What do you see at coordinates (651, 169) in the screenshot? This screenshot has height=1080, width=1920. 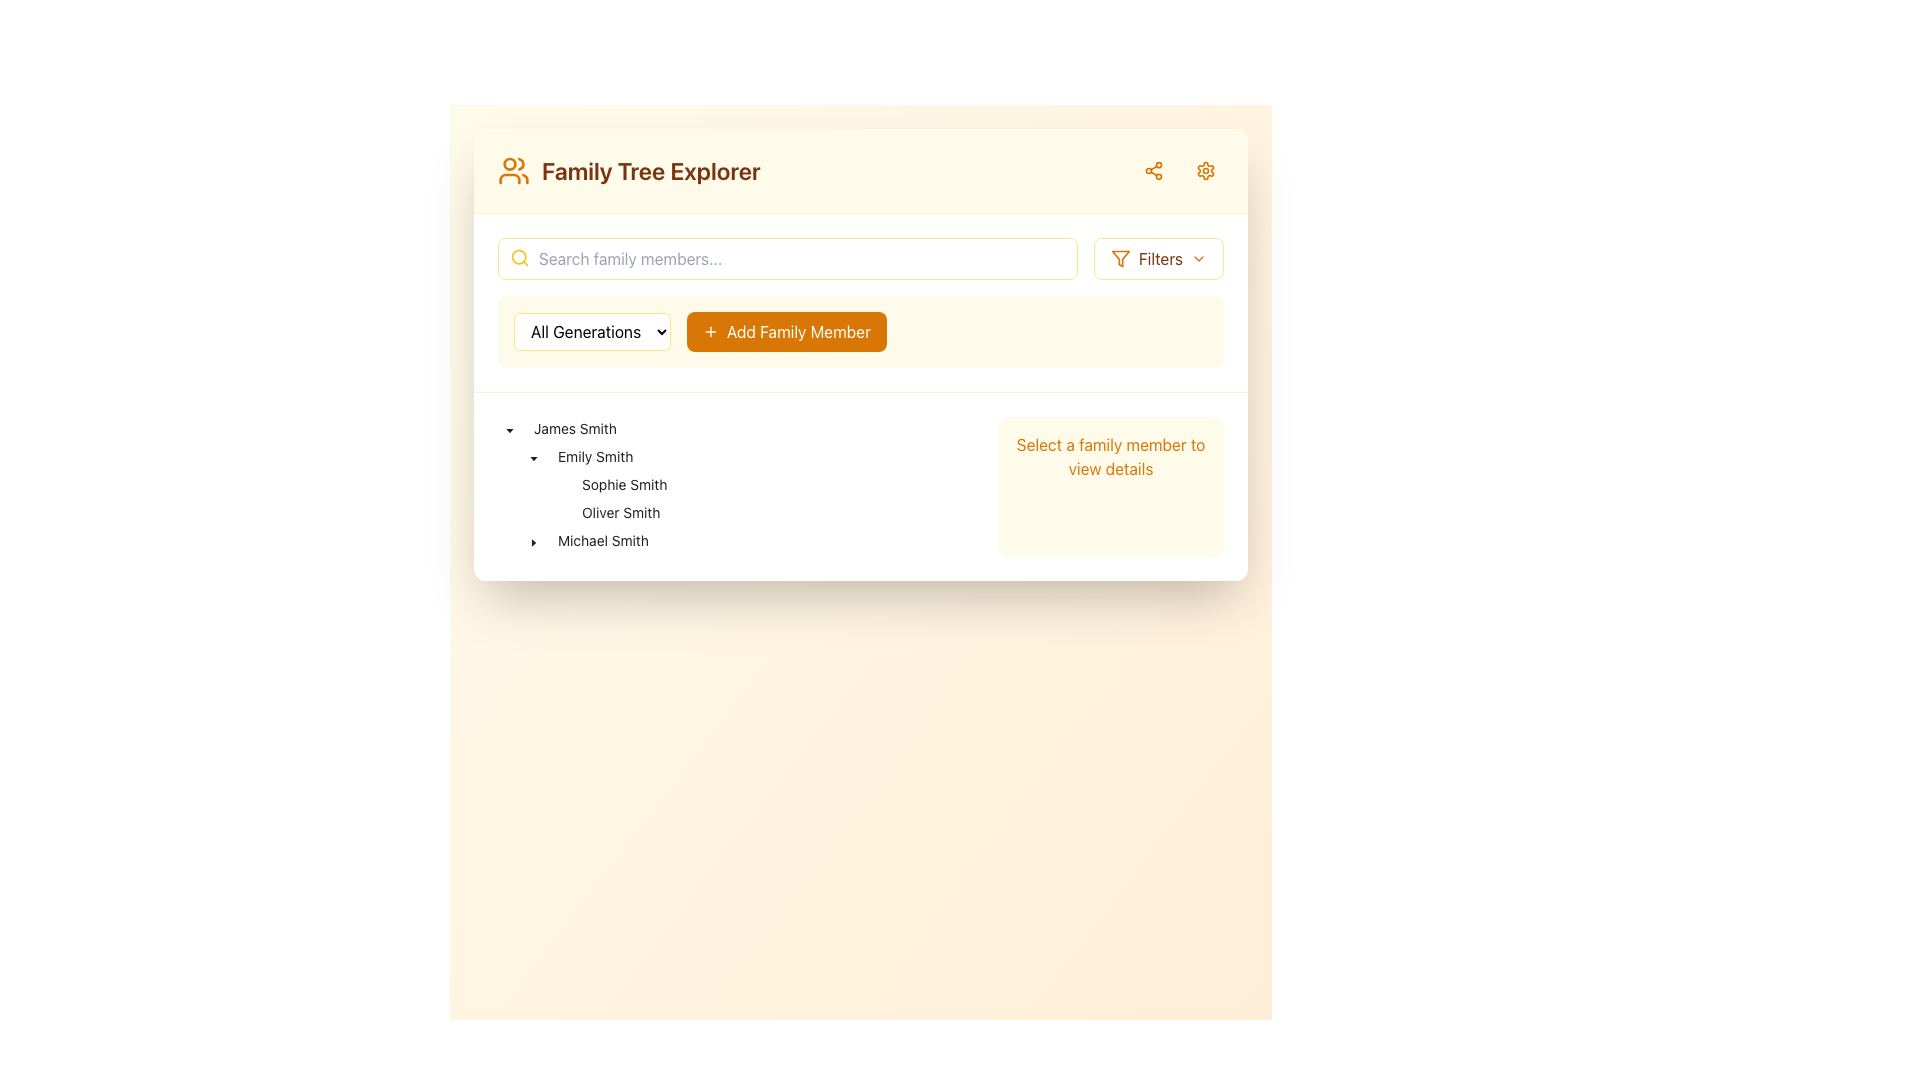 I see `the Static text header that serves as the title or header for the current section, positioned to the right of the user groups icon` at bounding box center [651, 169].